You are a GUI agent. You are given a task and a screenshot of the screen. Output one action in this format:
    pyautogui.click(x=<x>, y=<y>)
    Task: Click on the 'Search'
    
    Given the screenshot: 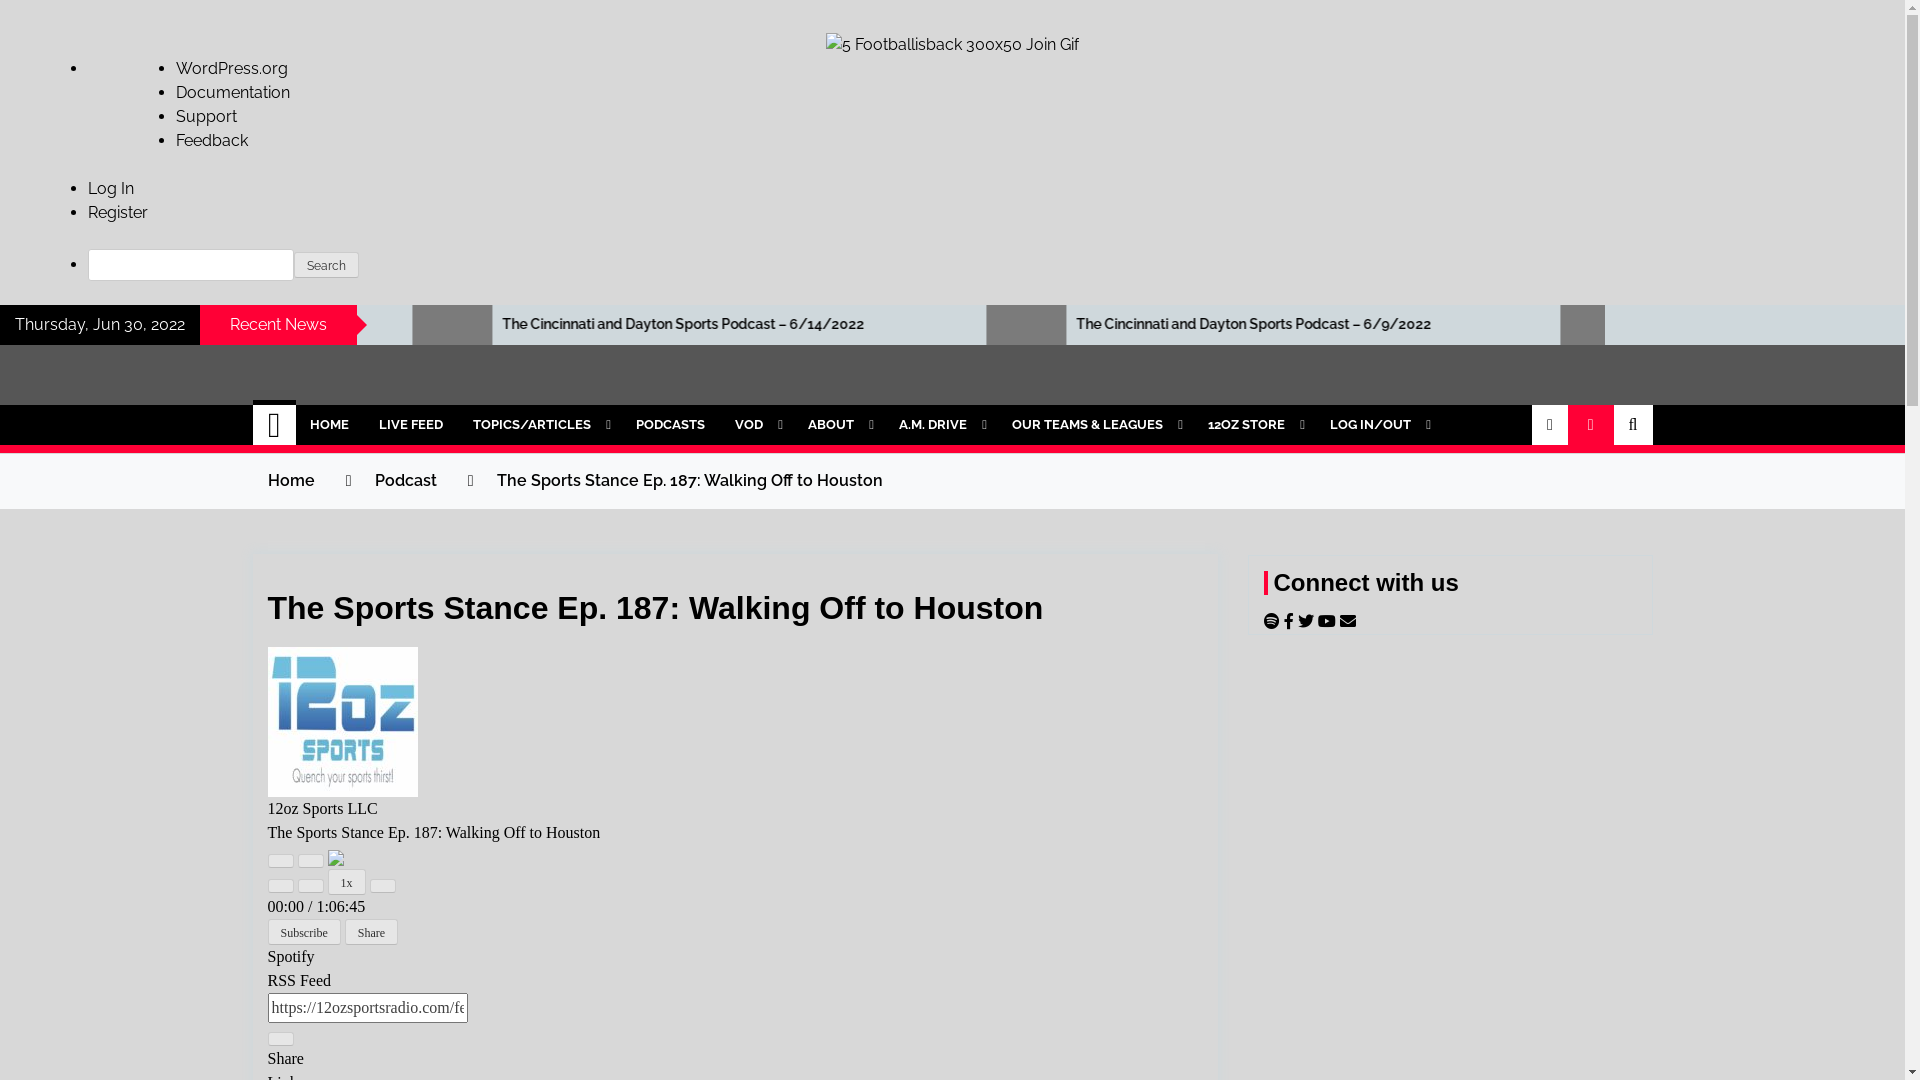 What is the action you would take?
    pyautogui.click(x=292, y=264)
    